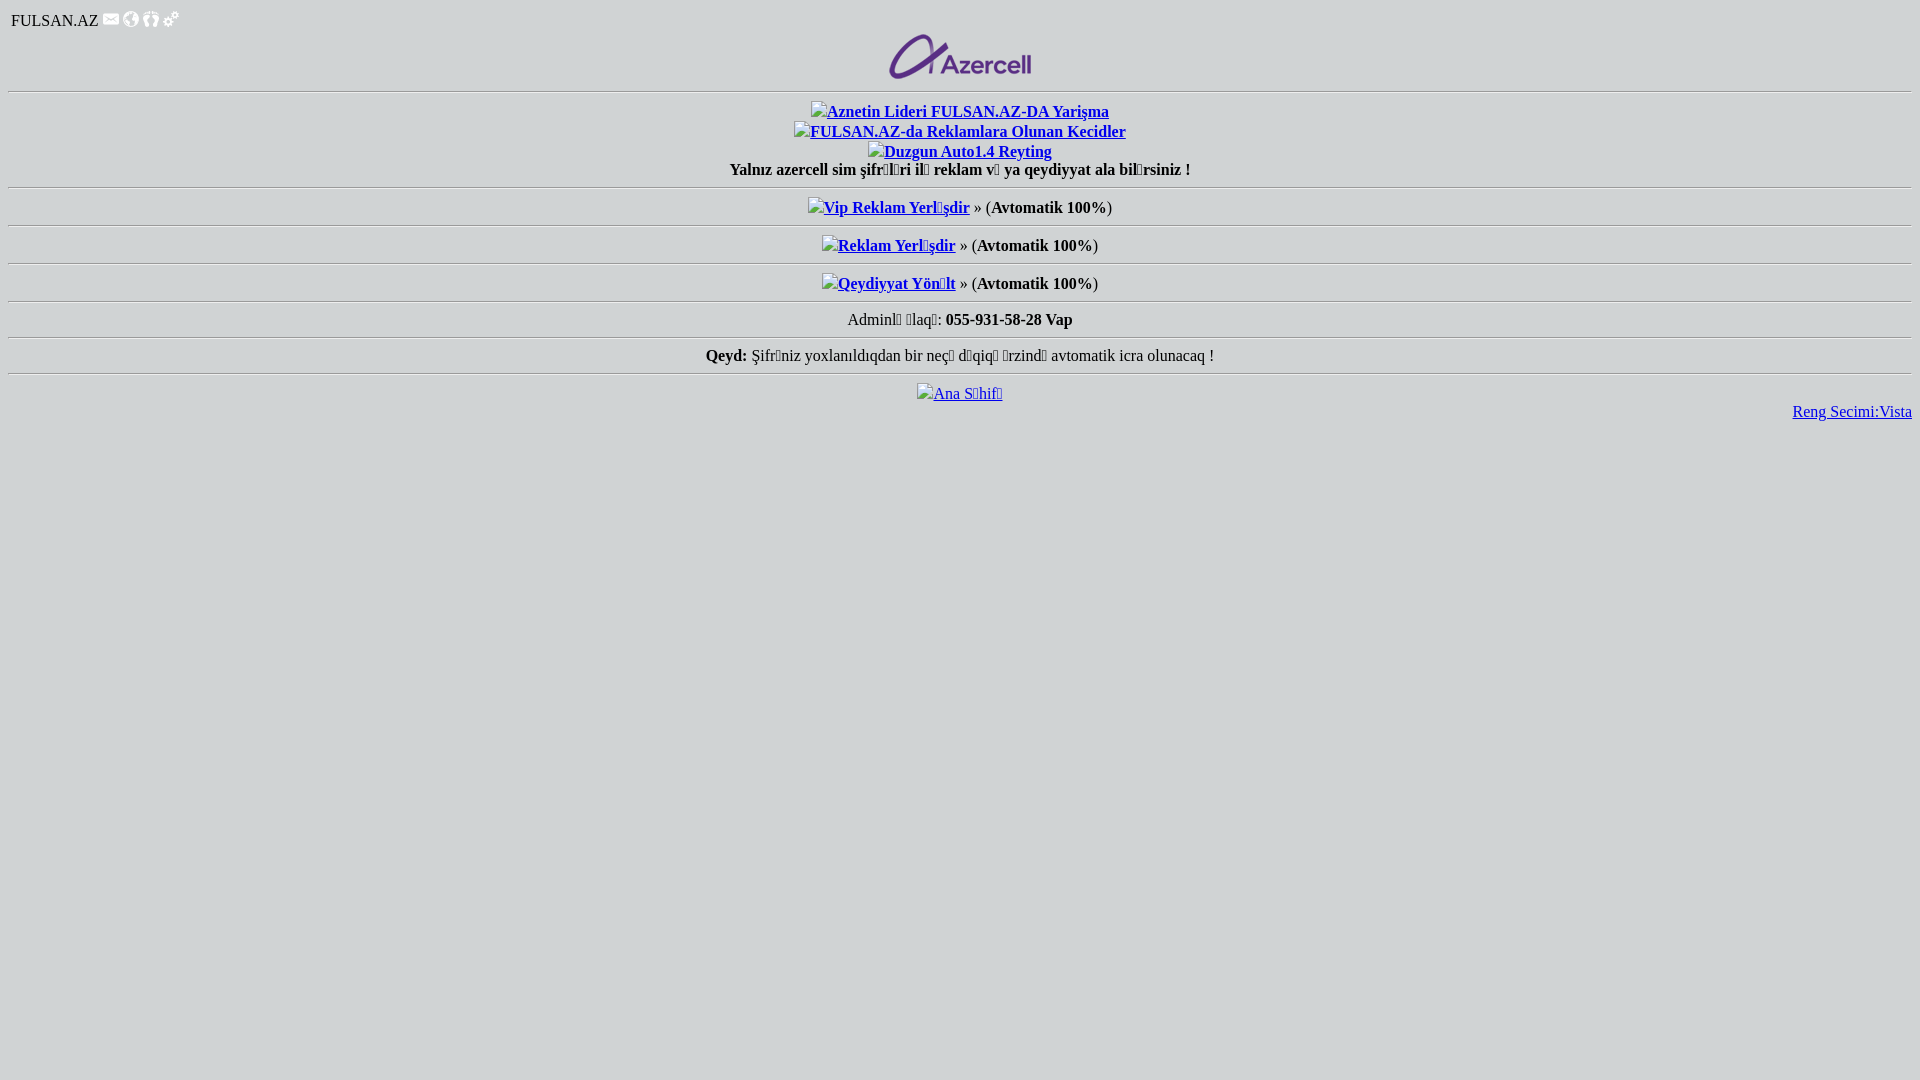 This screenshot has width=1920, height=1080. What do you see at coordinates (968, 131) in the screenshot?
I see `'FULSAN.AZ-da Reklamlara Olunan Kecidler'` at bounding box center [968, 131].